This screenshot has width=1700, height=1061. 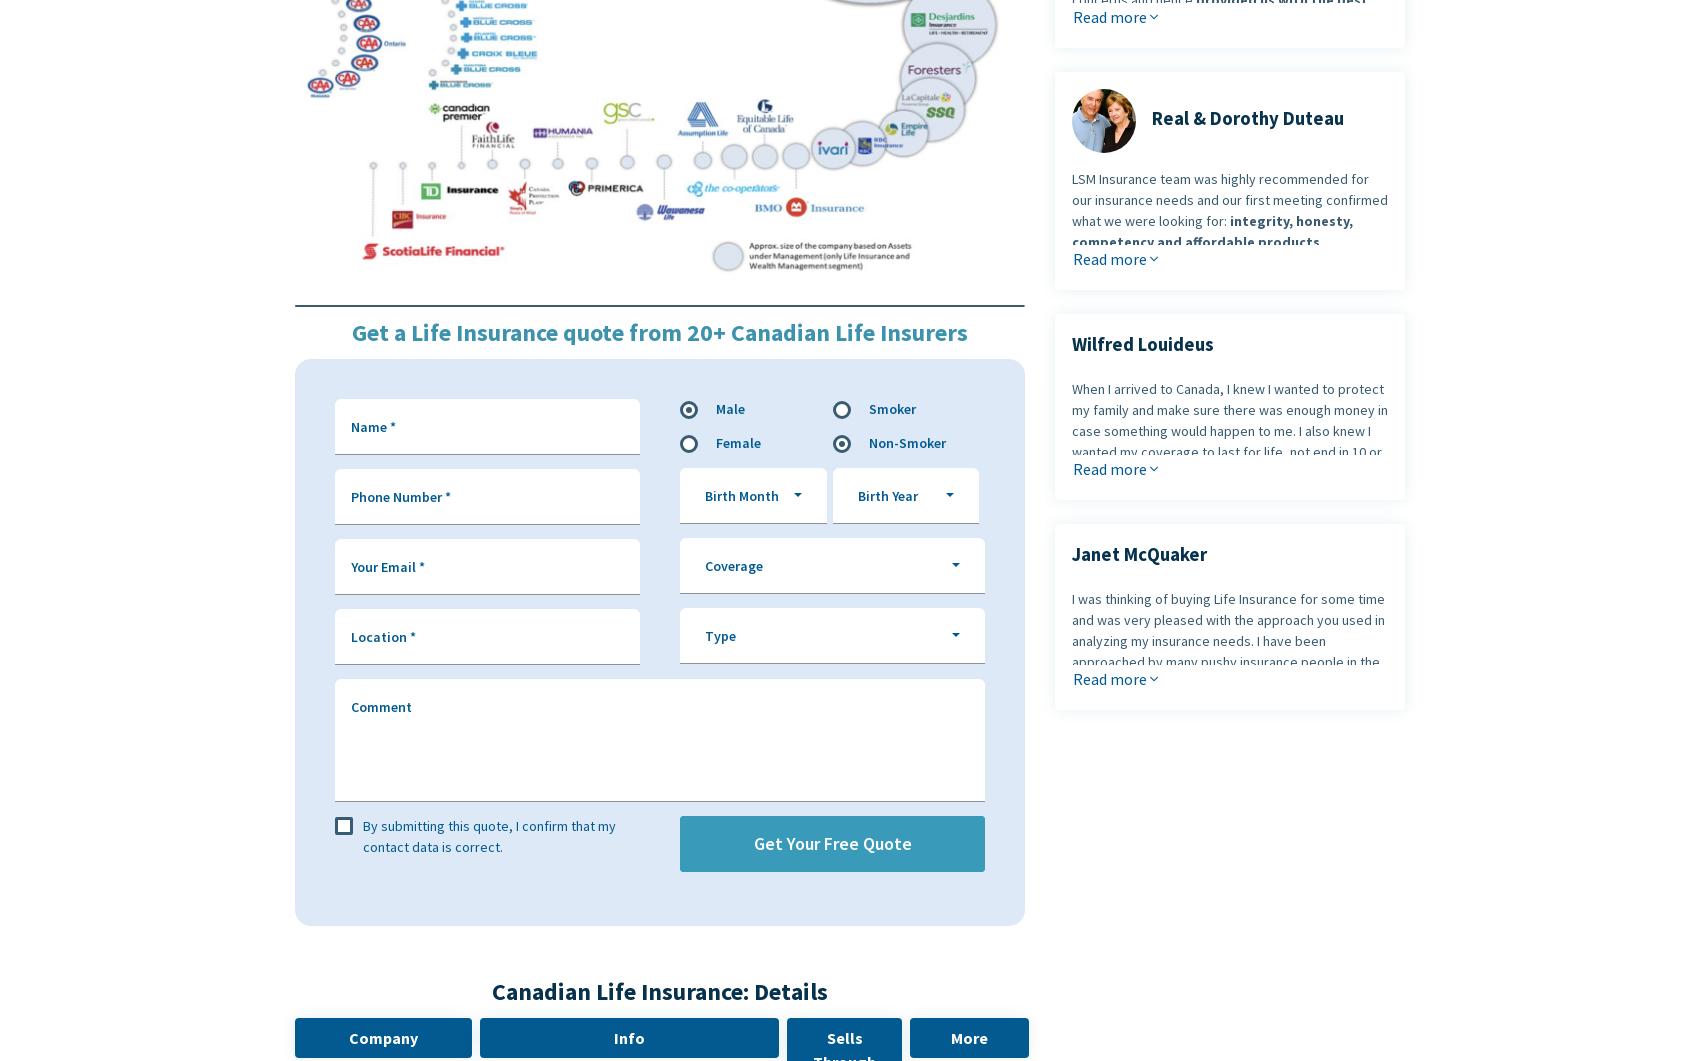 I want to click on 'Location', so click(x=379, y=636).